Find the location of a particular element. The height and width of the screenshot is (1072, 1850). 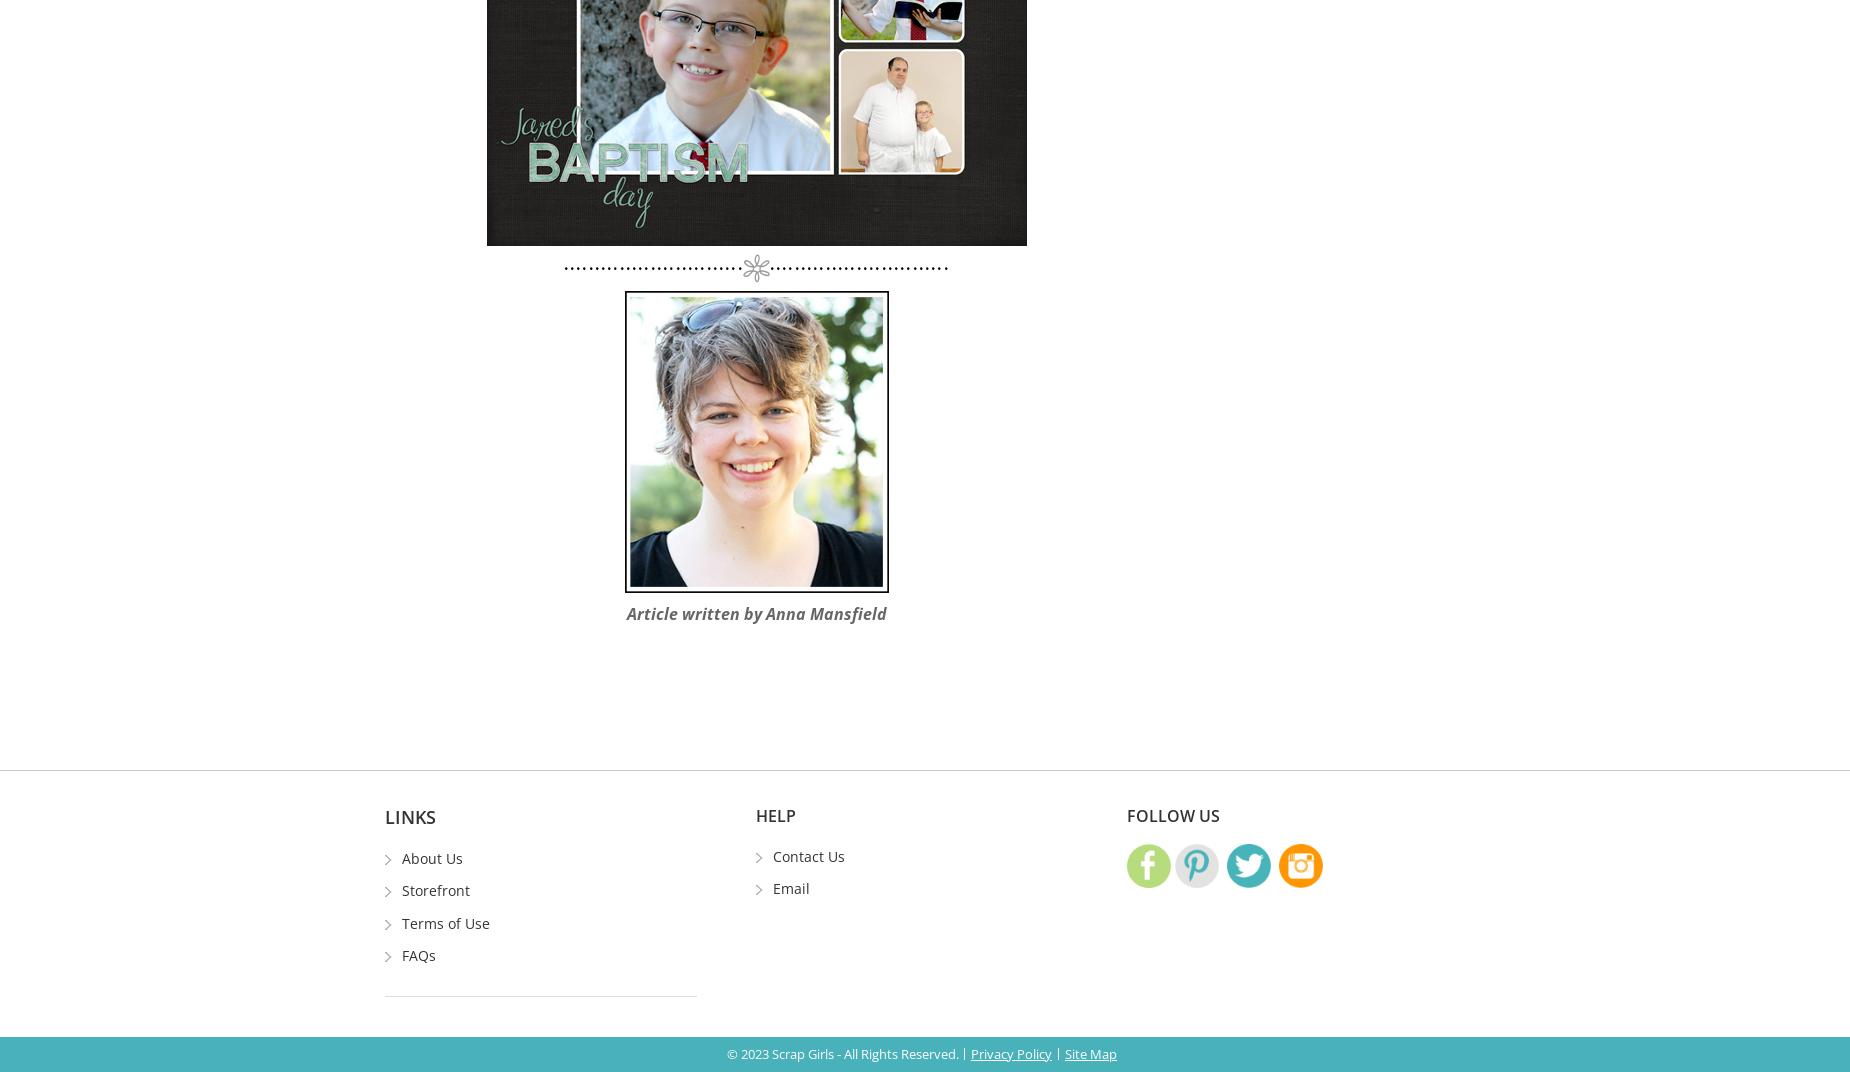

'Article written by Anna Mansfield' is located at coordinates (755, 614).